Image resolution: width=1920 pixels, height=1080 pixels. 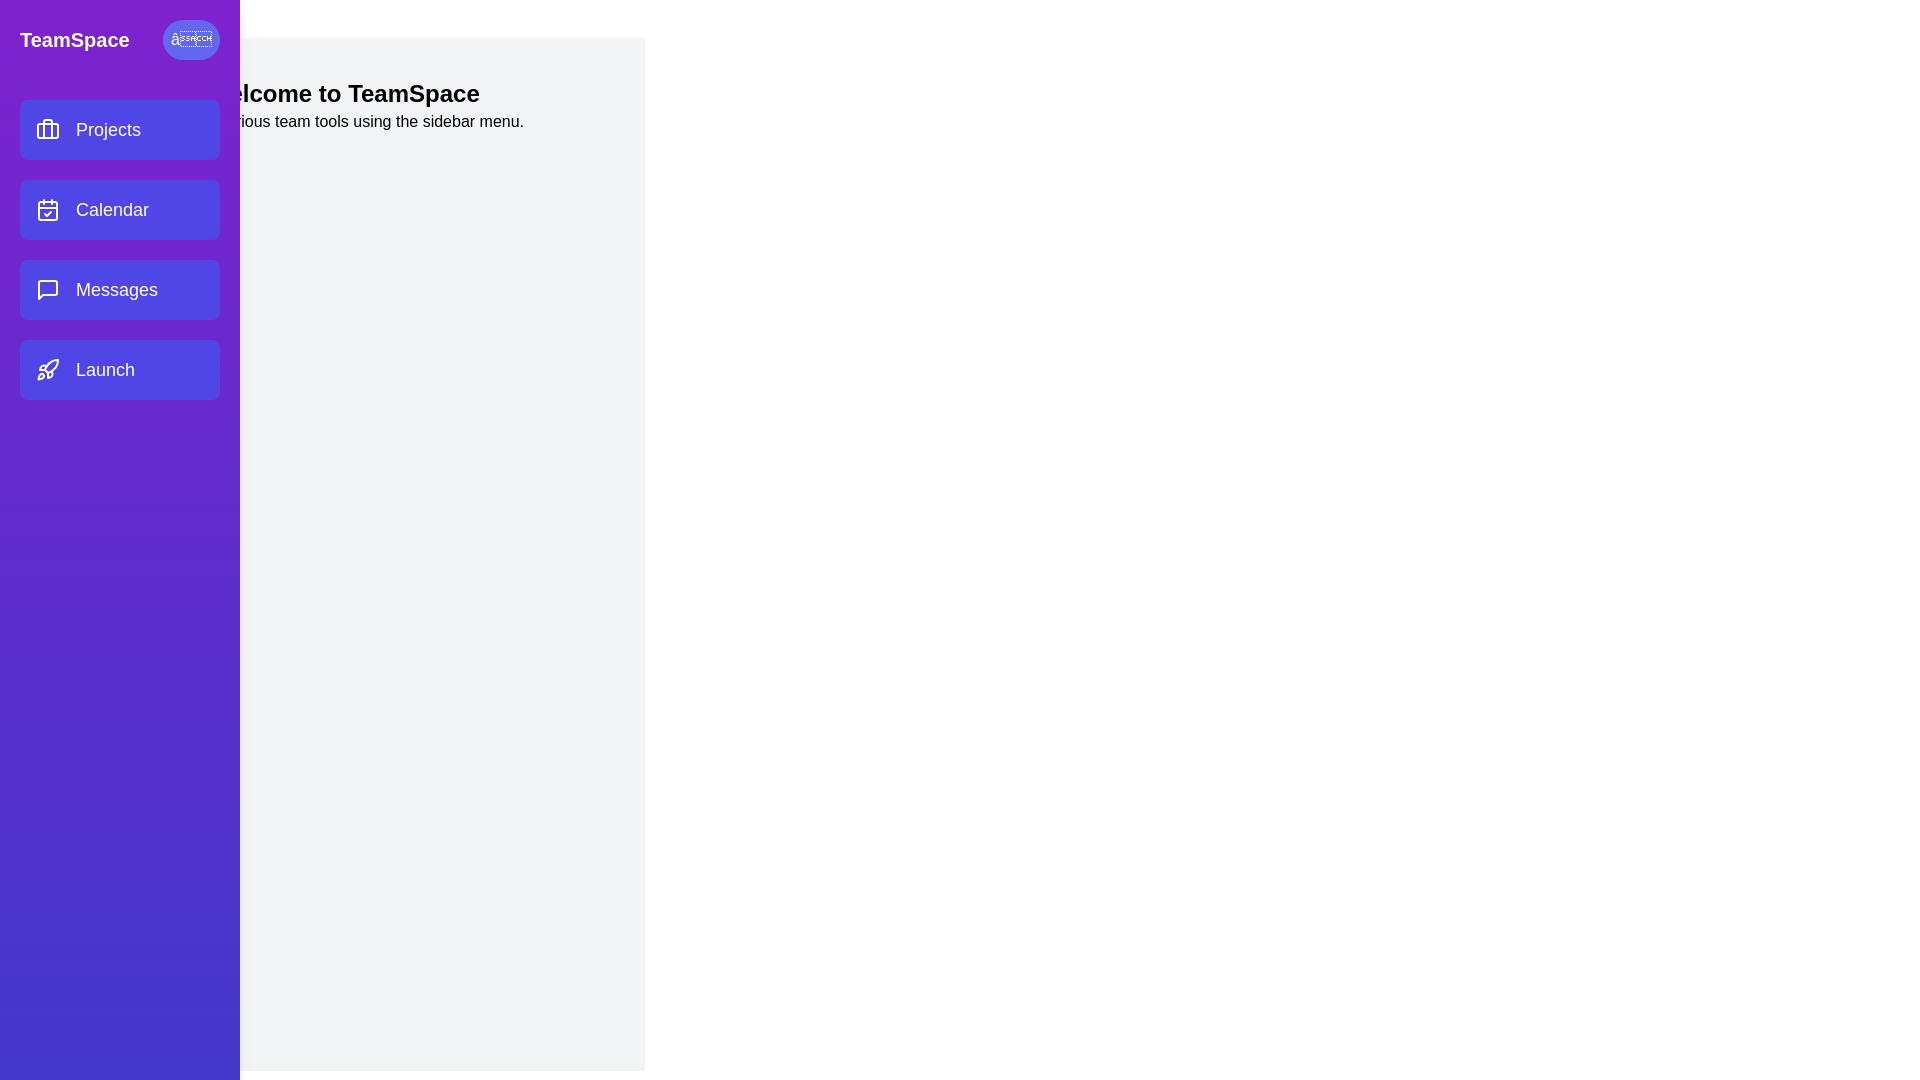 What do you see at coordinates (119, 209) in the screenshot?
I see `the menu item labeled Calendar to navigate` at bounding box center [119, 209].